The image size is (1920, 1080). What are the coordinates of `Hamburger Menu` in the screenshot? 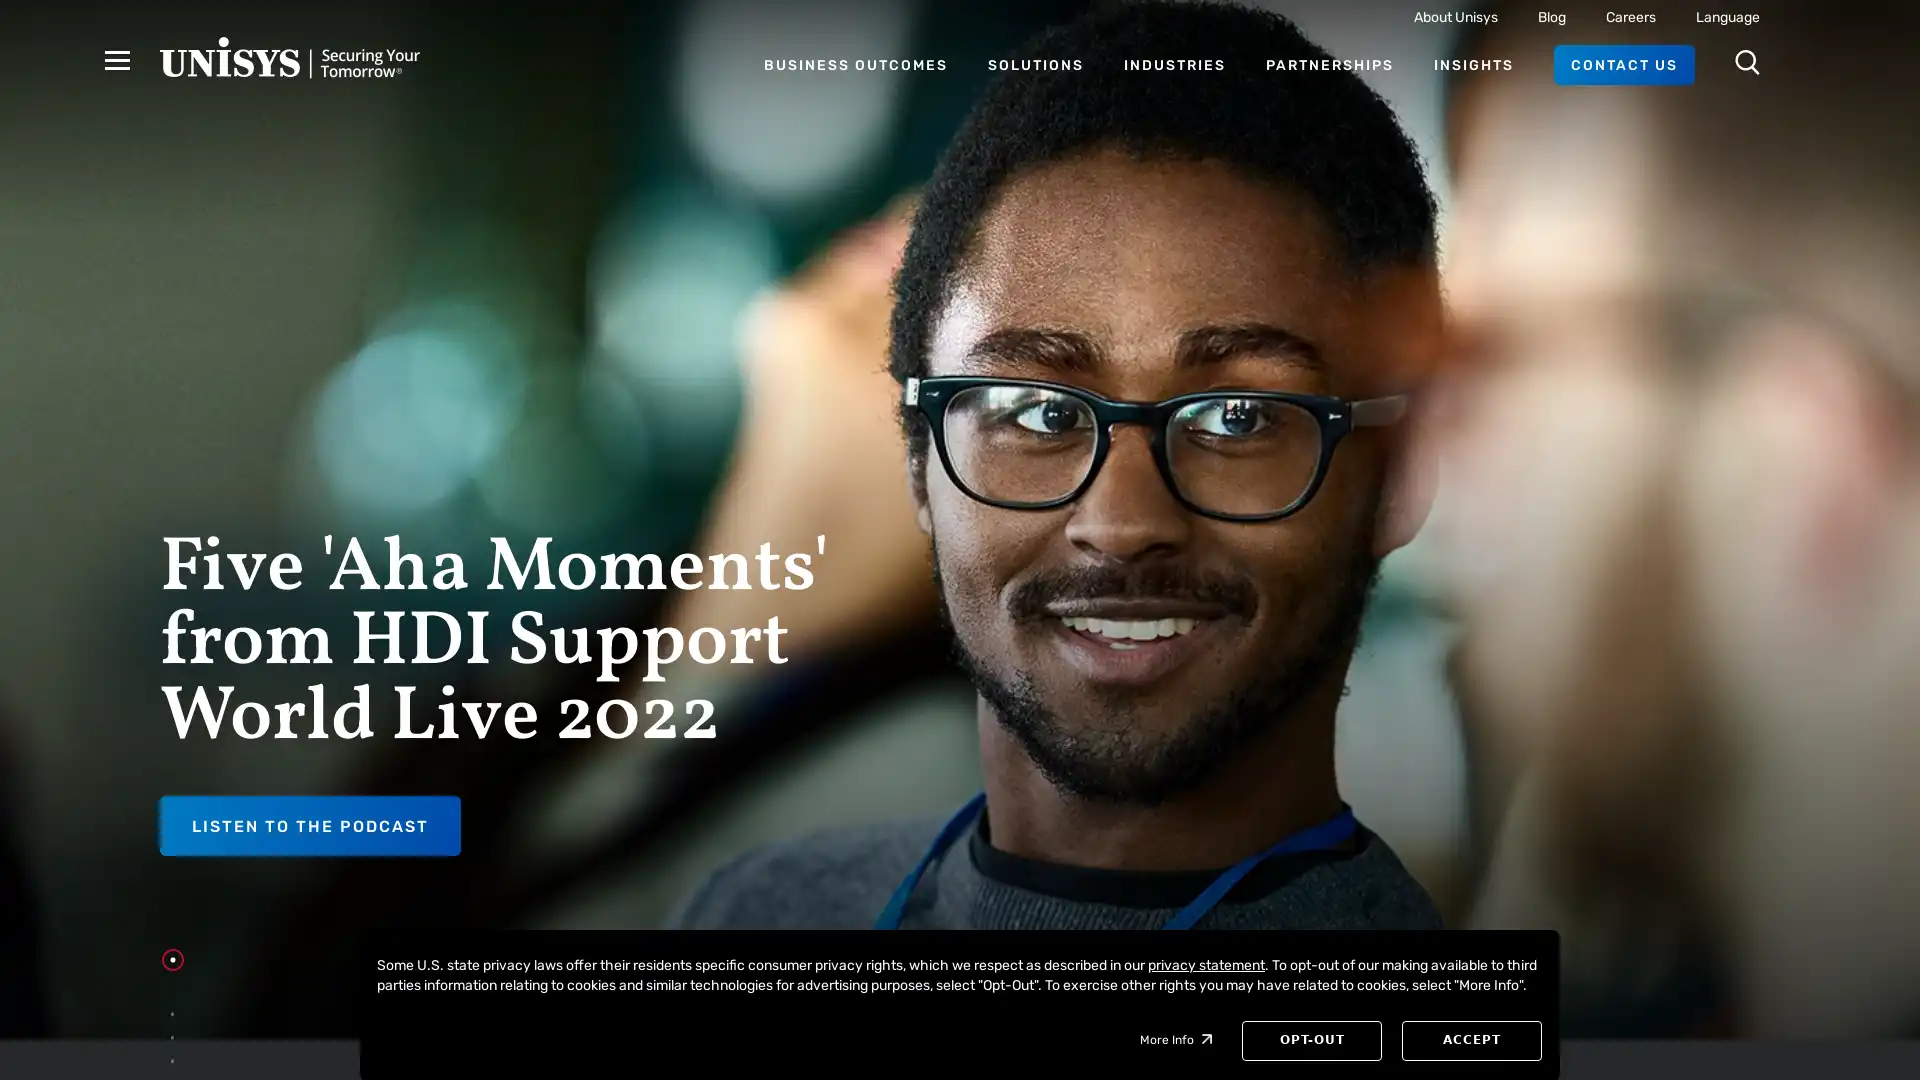 It's located at (116, 58).